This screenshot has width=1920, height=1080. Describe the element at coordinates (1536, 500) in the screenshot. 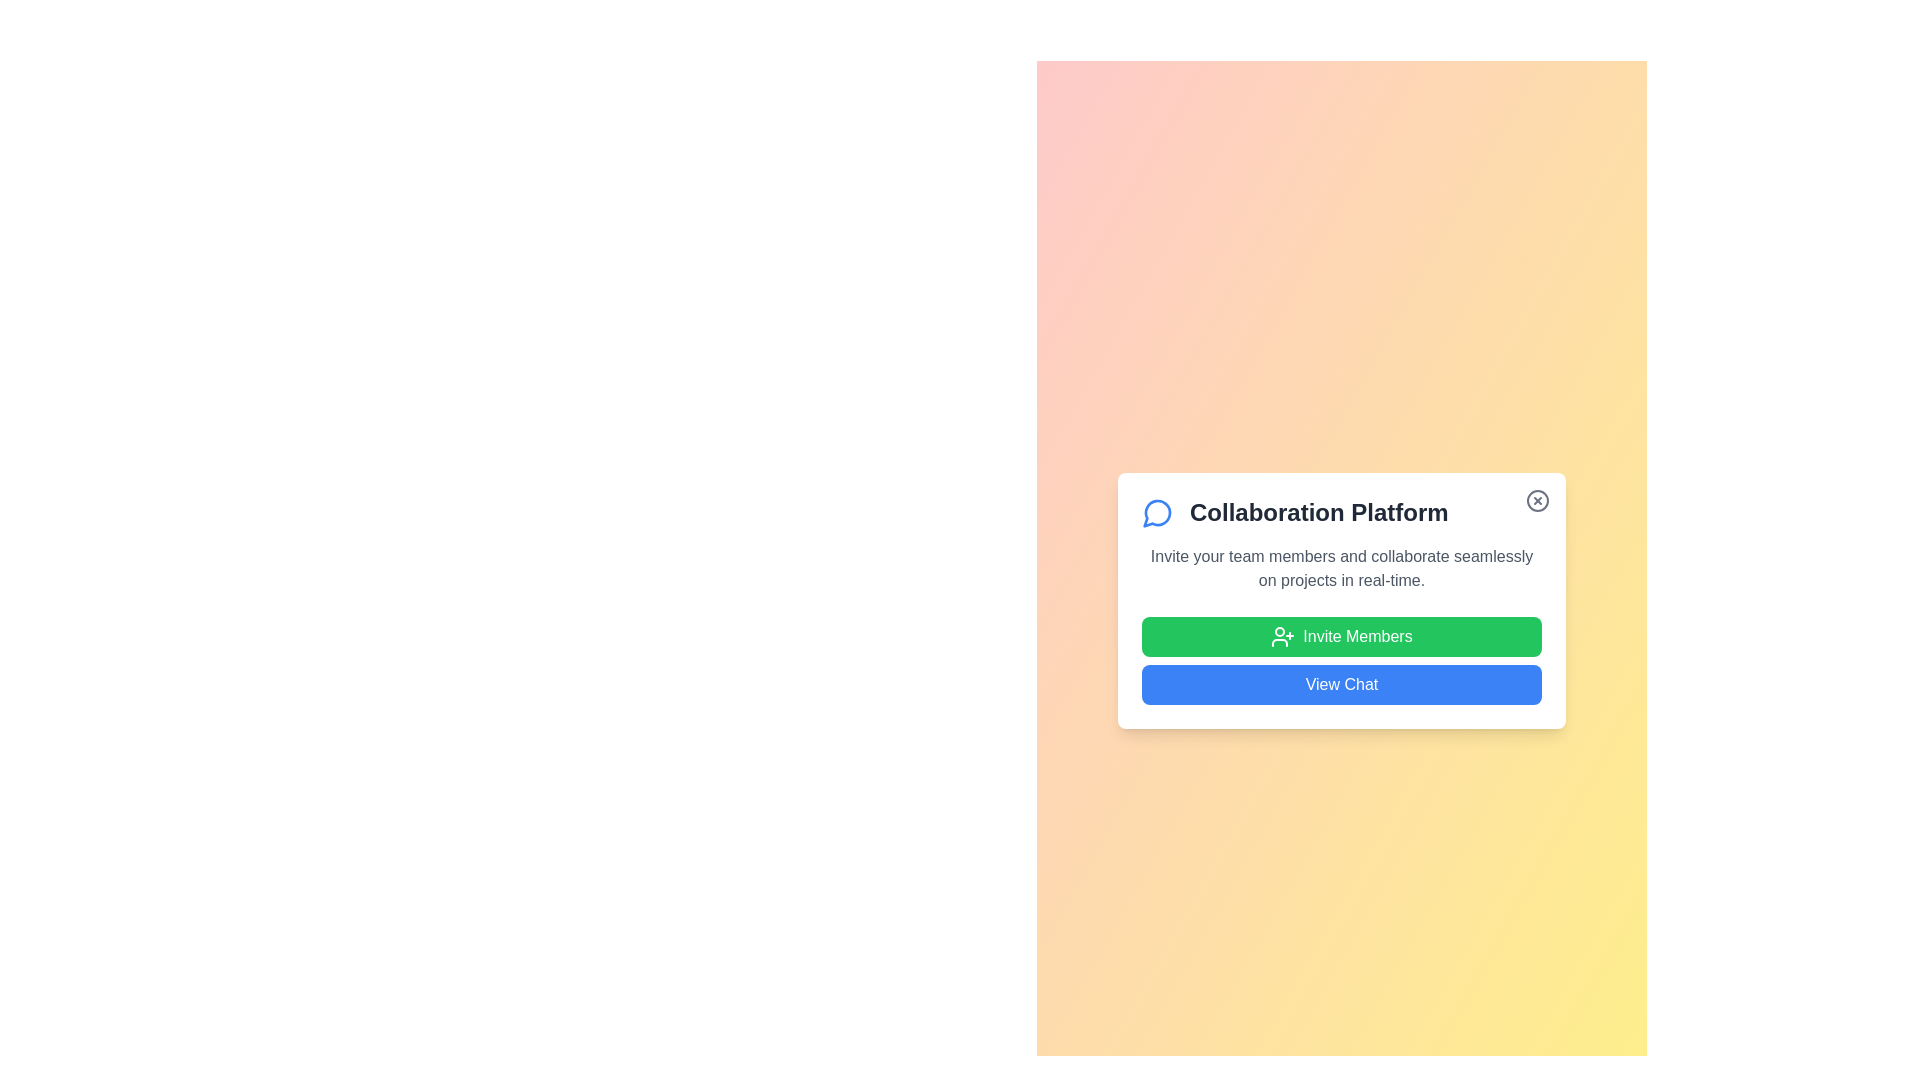

I see `the close button to close the dialog` at that location.